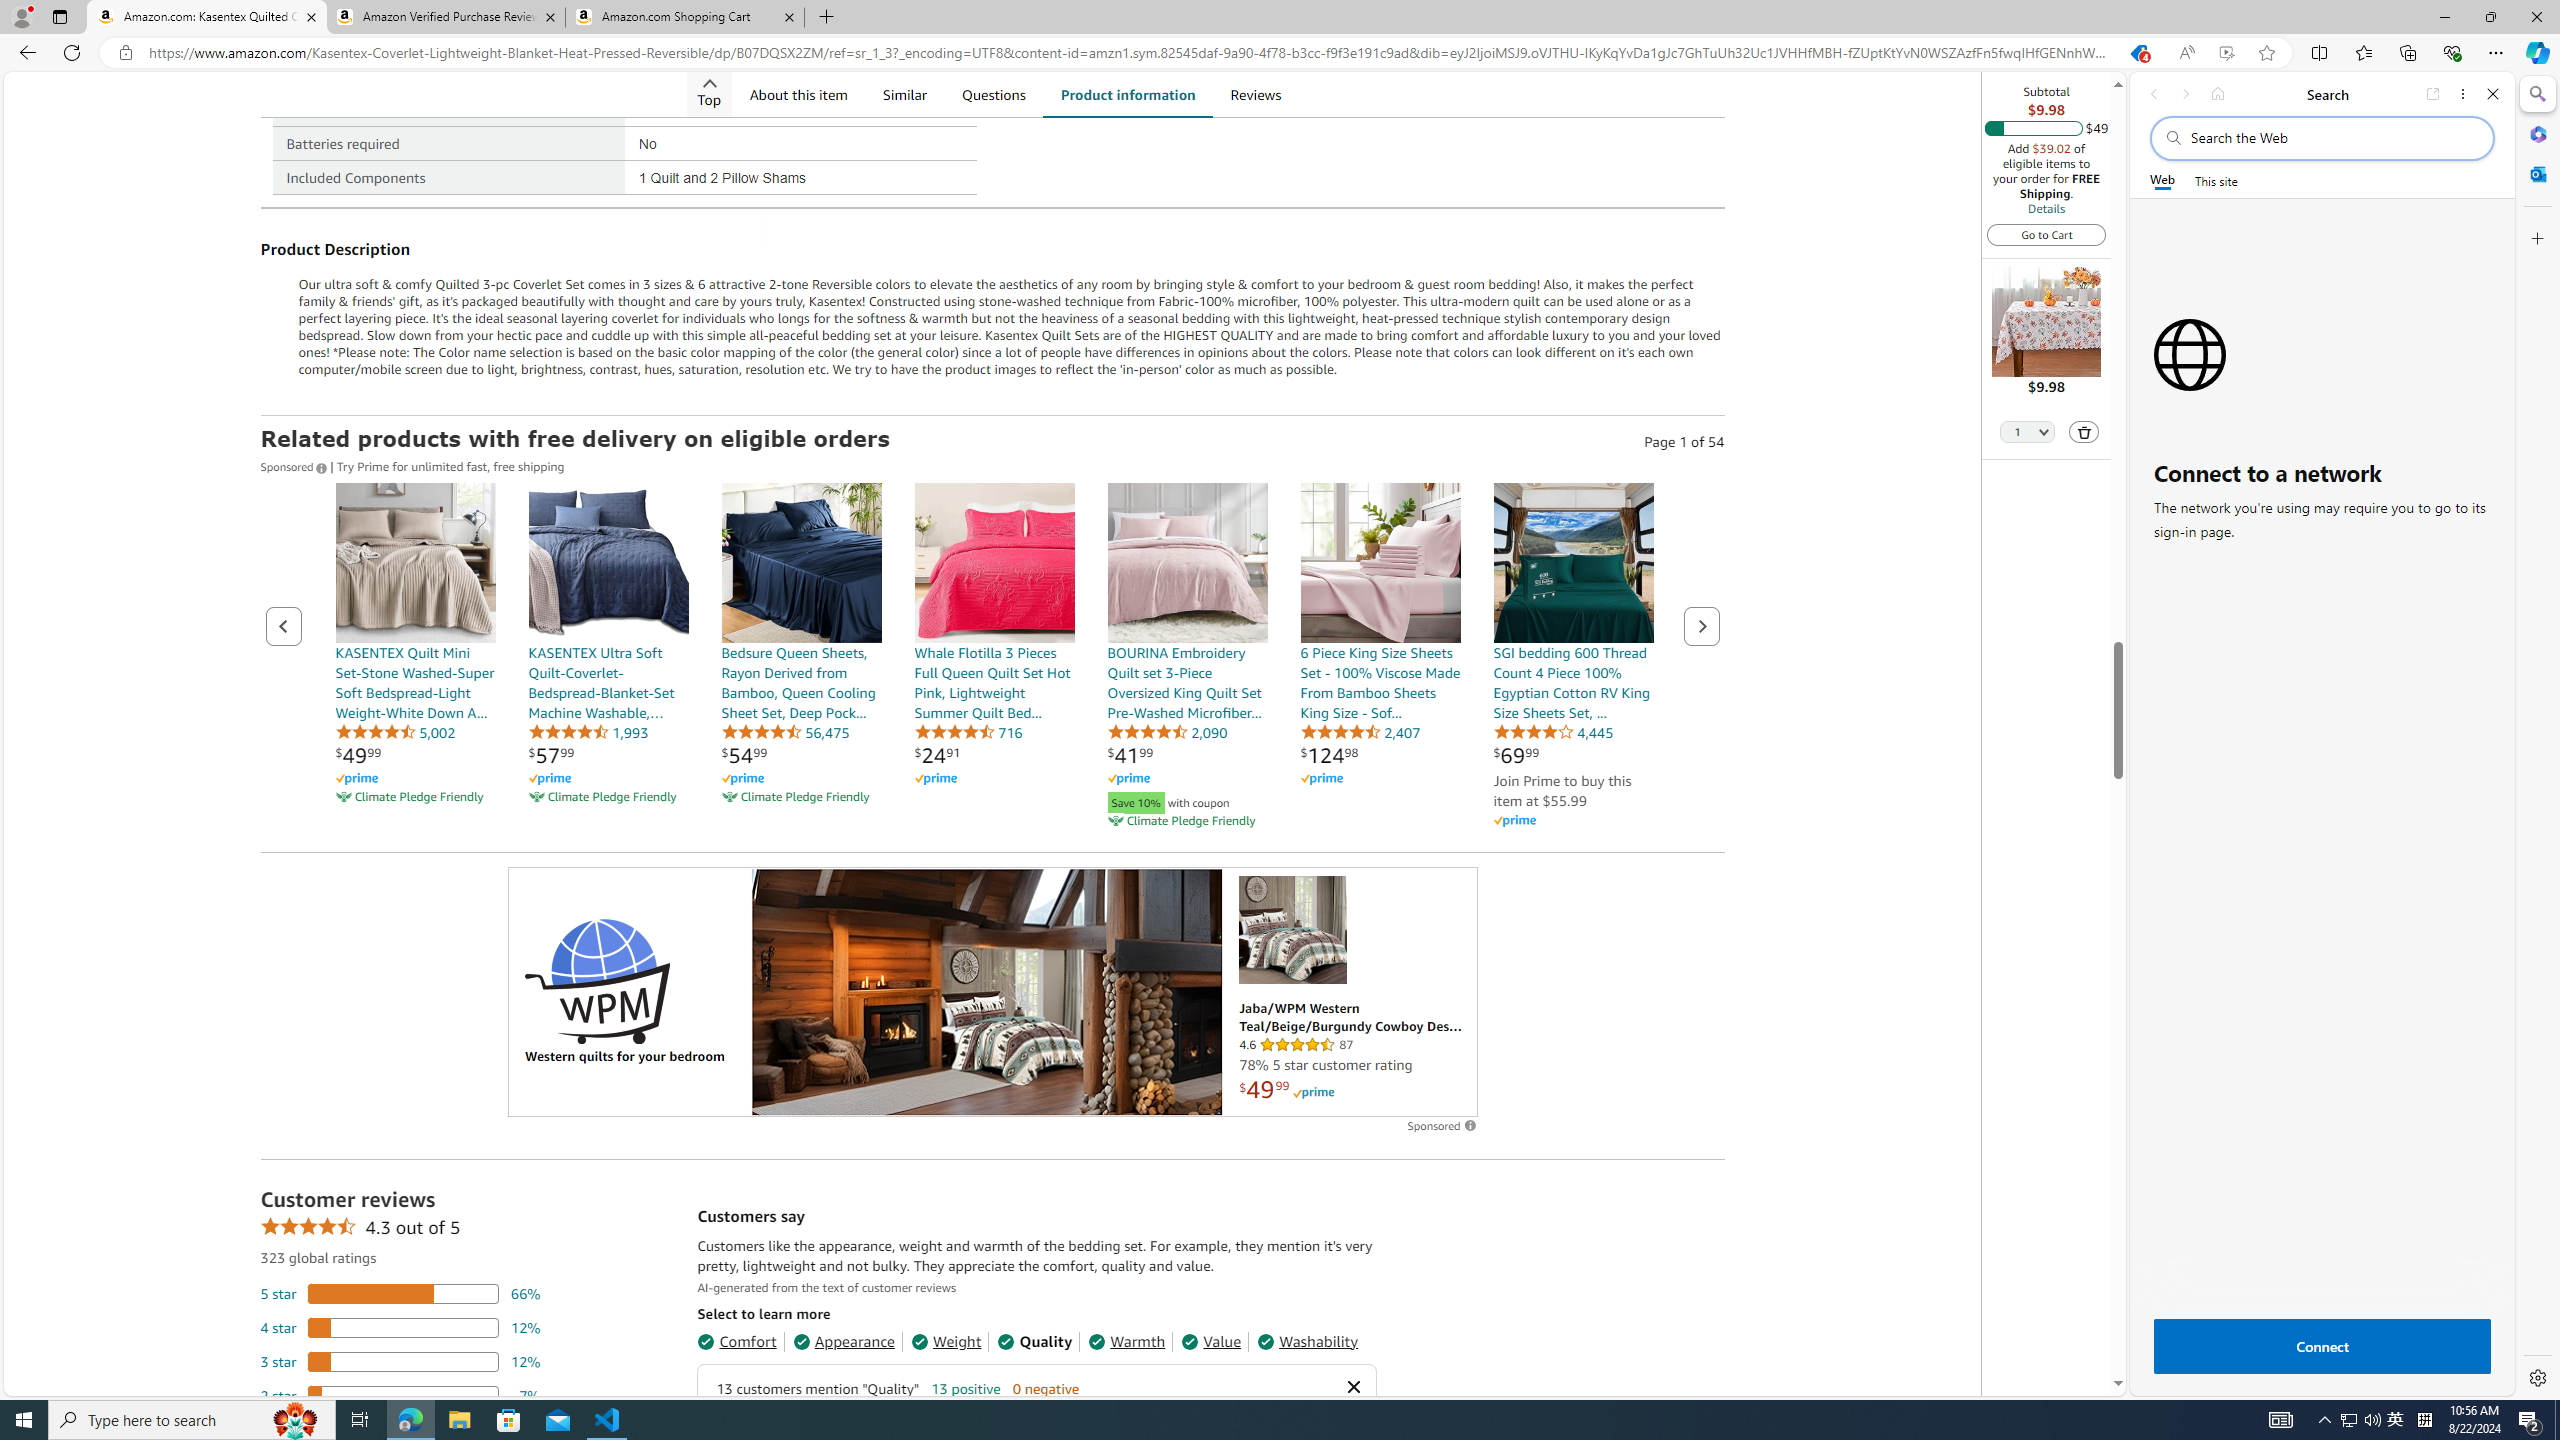 The width and height of the screenshot is (2560, 1440). I want to click on '2,090', so click(1166, 731).